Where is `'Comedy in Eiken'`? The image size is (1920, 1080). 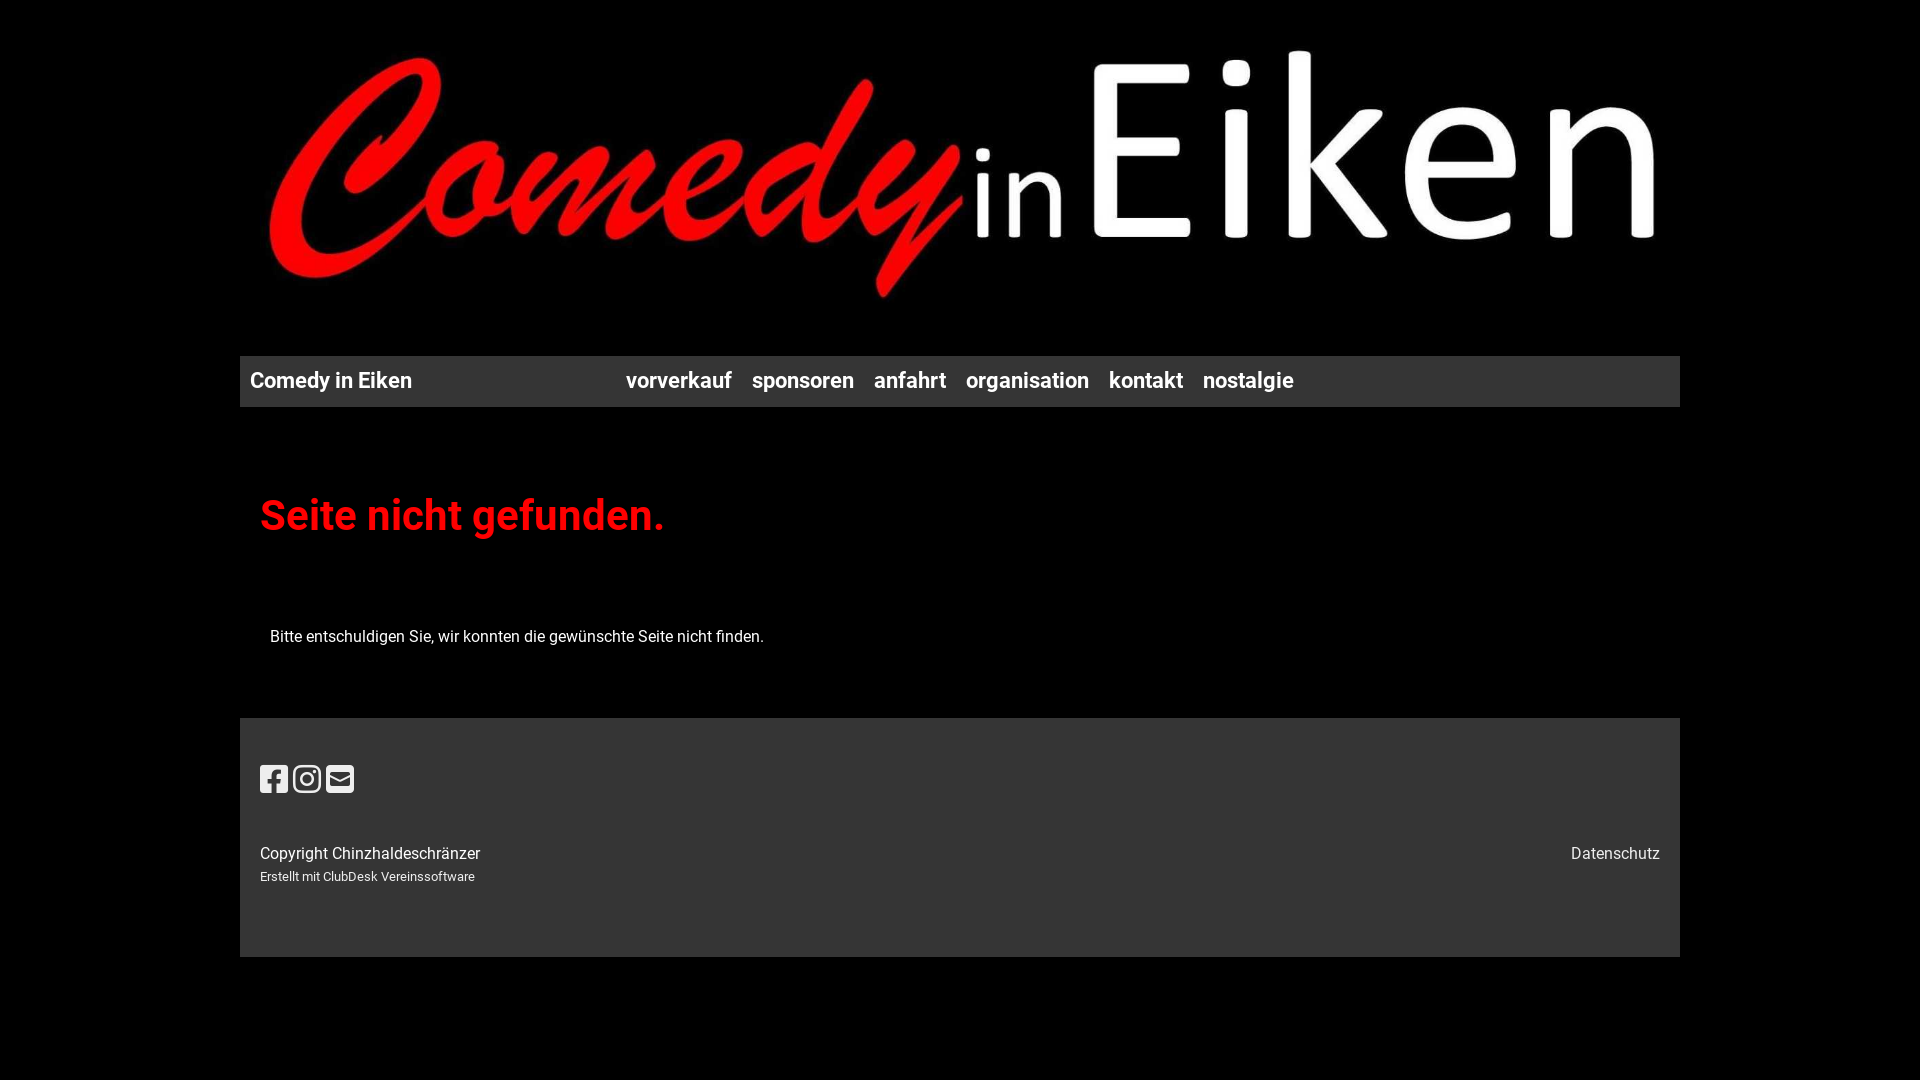 'Comedy in Eiken' is located at coordinates (240, 381).